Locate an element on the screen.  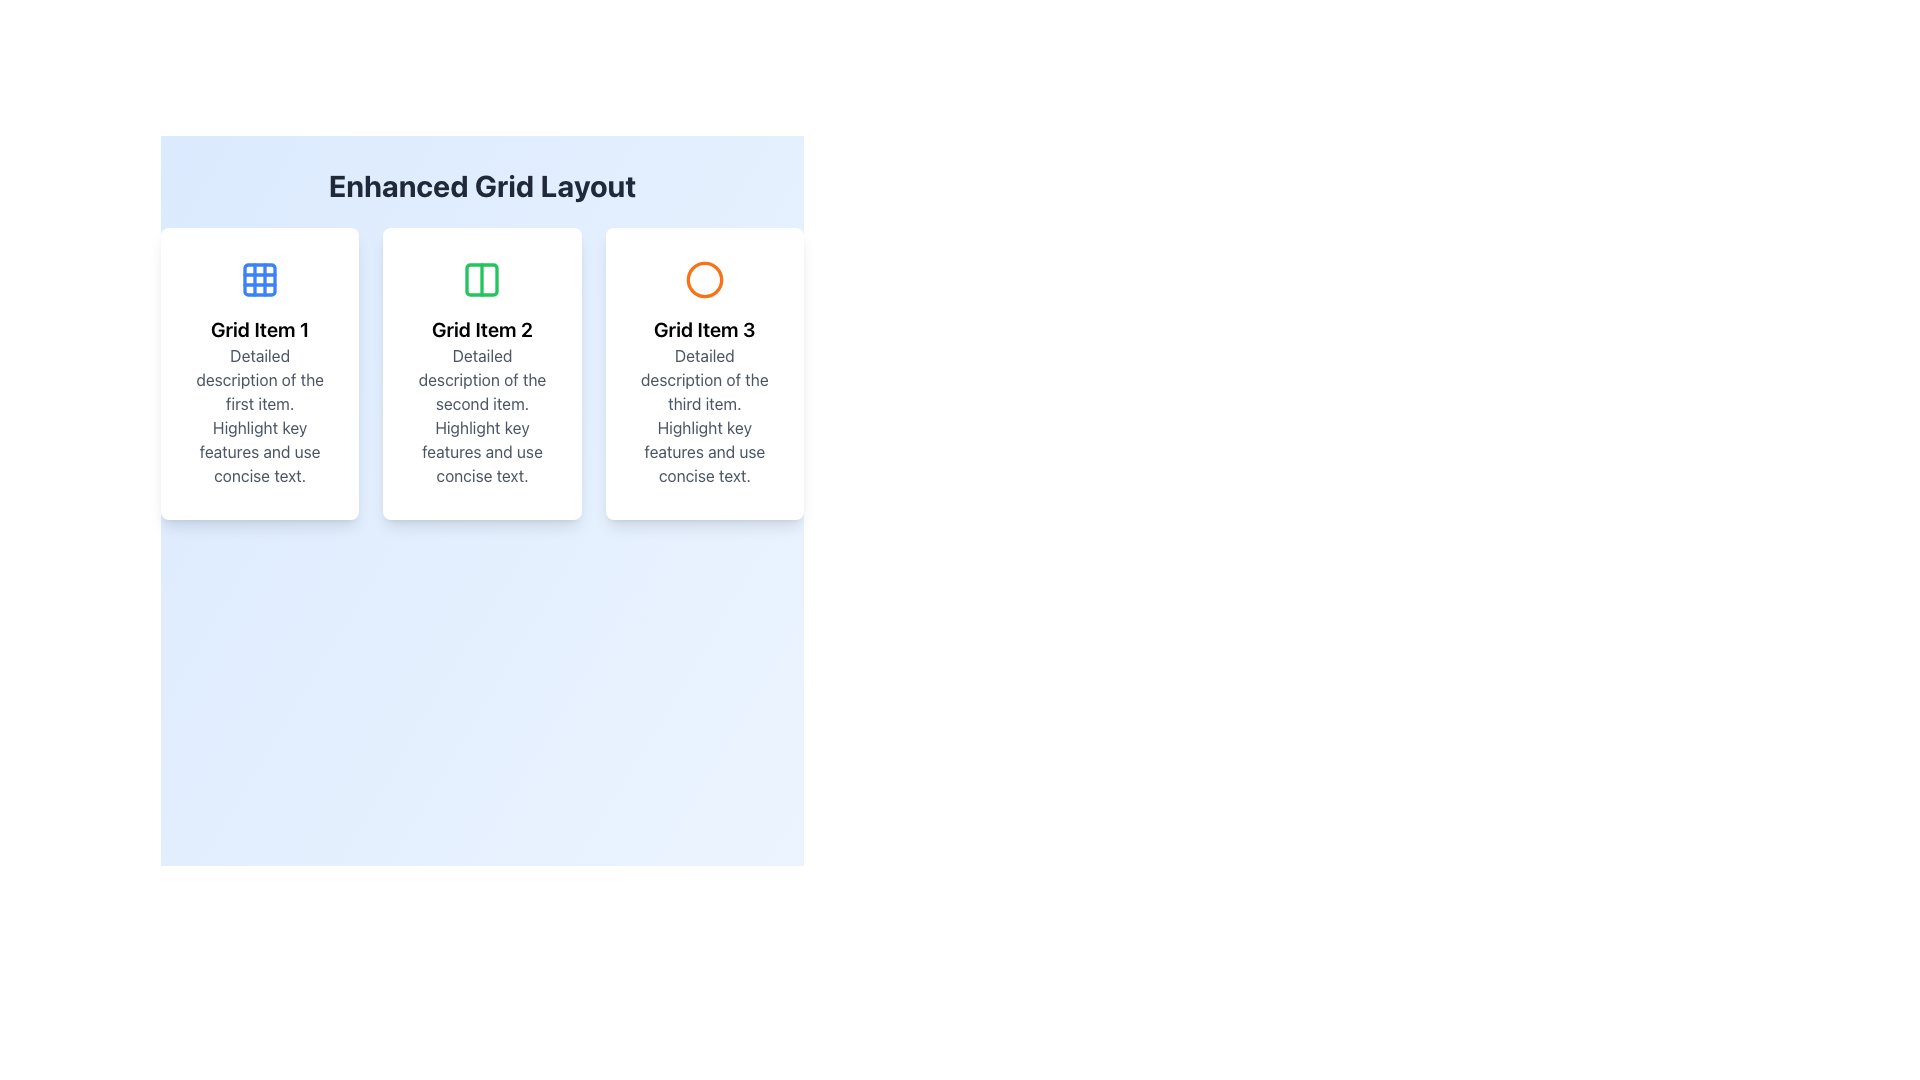
the text label that acts as the title for the third card in the grid layout, which is located above the description text and below a circular orange icon is located at coordinates (704, 329).